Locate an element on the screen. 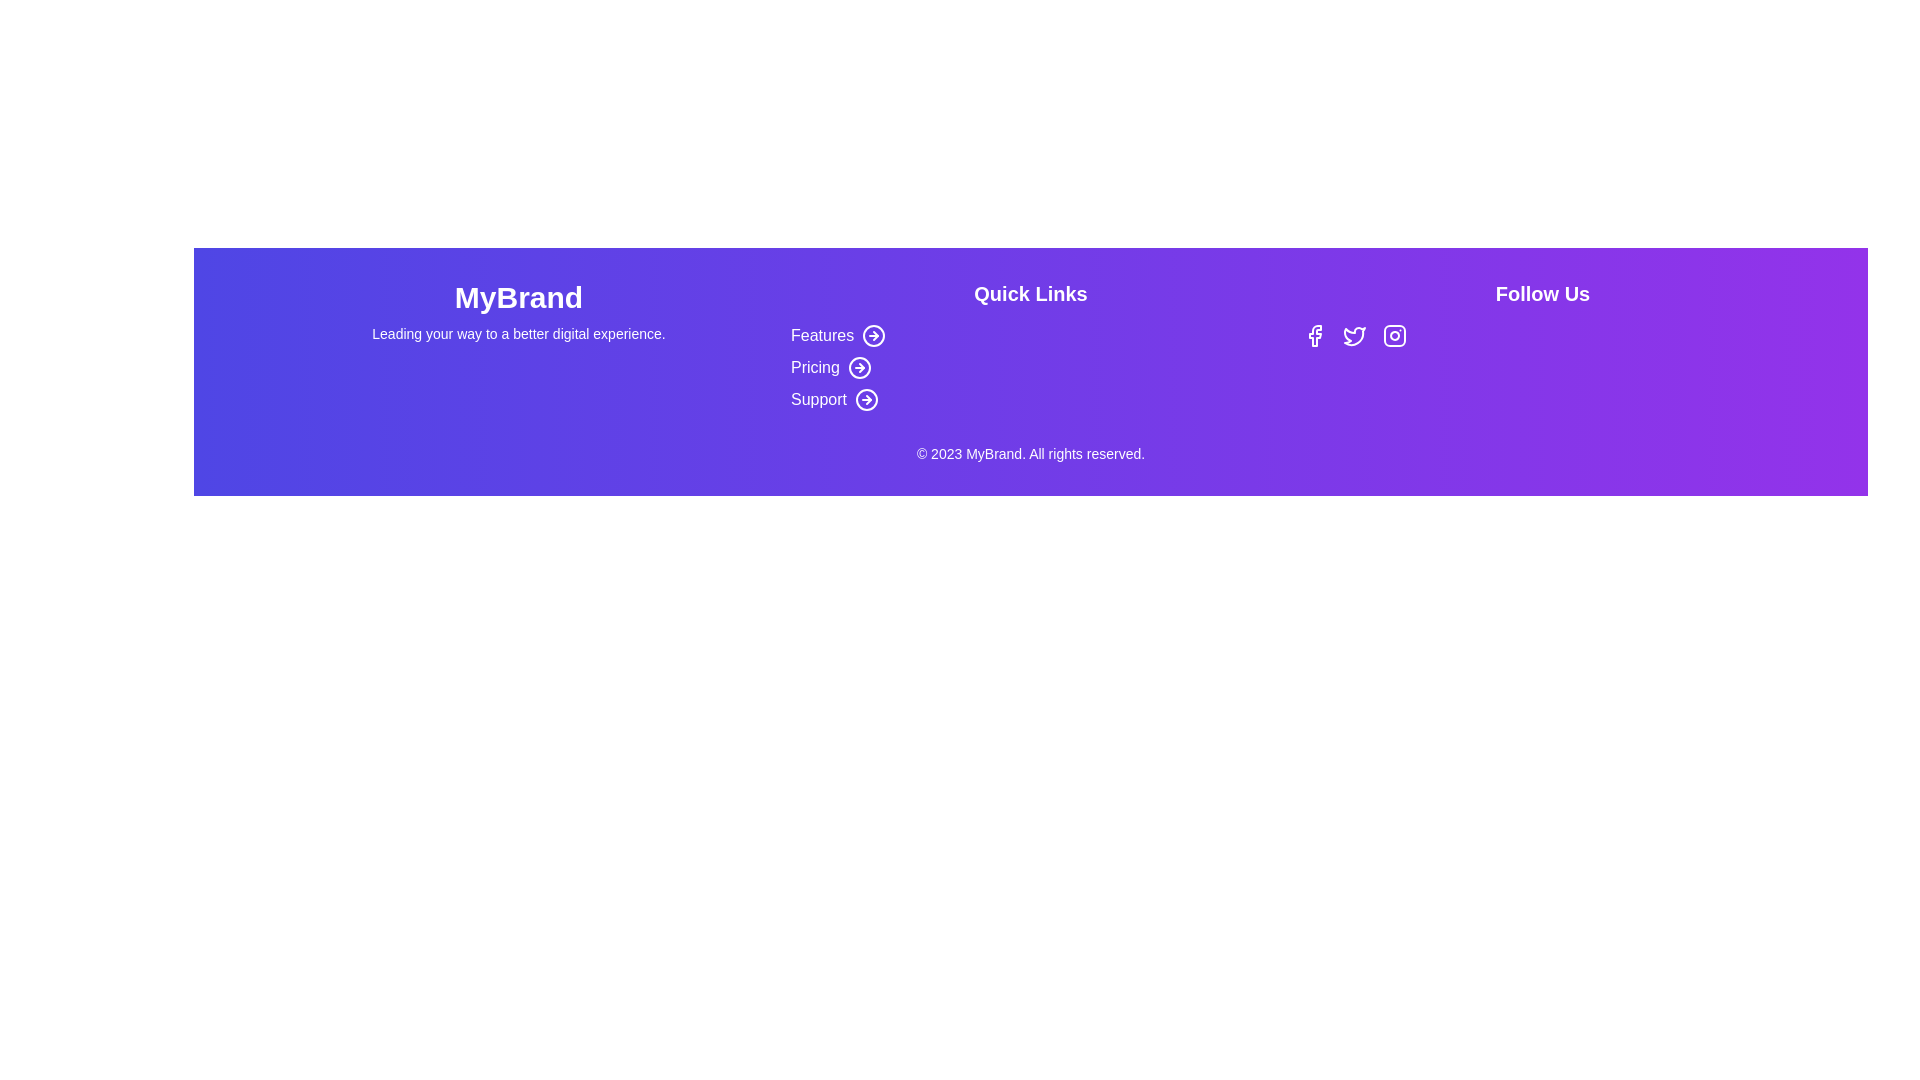 The image size is (1920, 1080). text element displaying 'Follow Us' which is styled in bold white font against a gradient purple background, located in the footer above social media icons is located at coordinates (1541, 293).